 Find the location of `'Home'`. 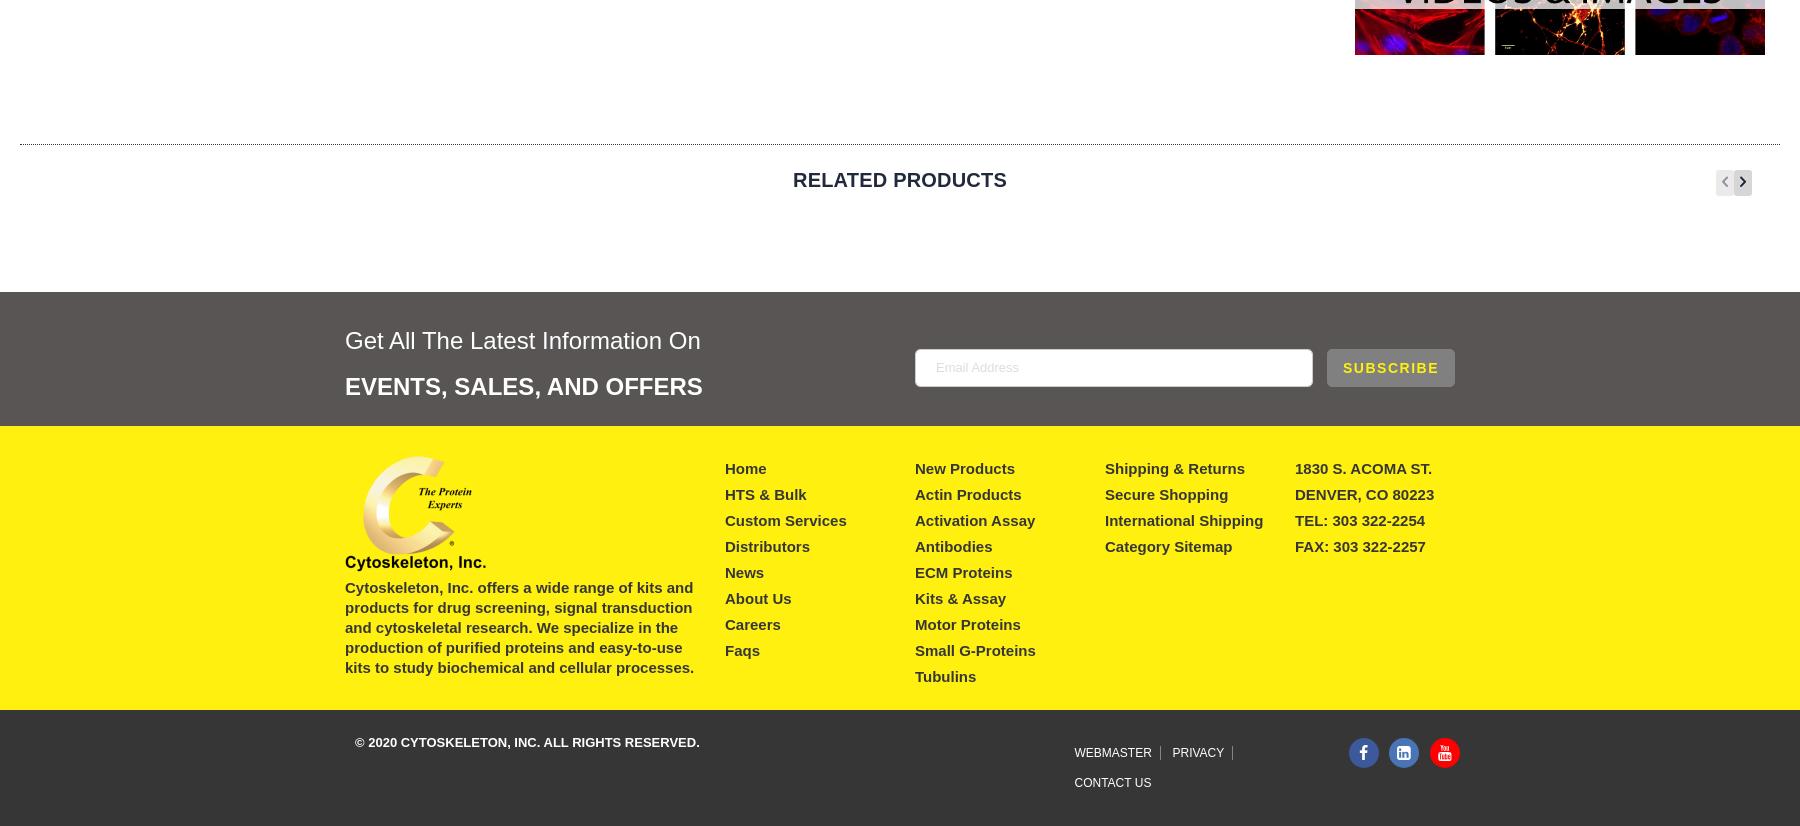

'Home' is located at coordinates (744, 466).